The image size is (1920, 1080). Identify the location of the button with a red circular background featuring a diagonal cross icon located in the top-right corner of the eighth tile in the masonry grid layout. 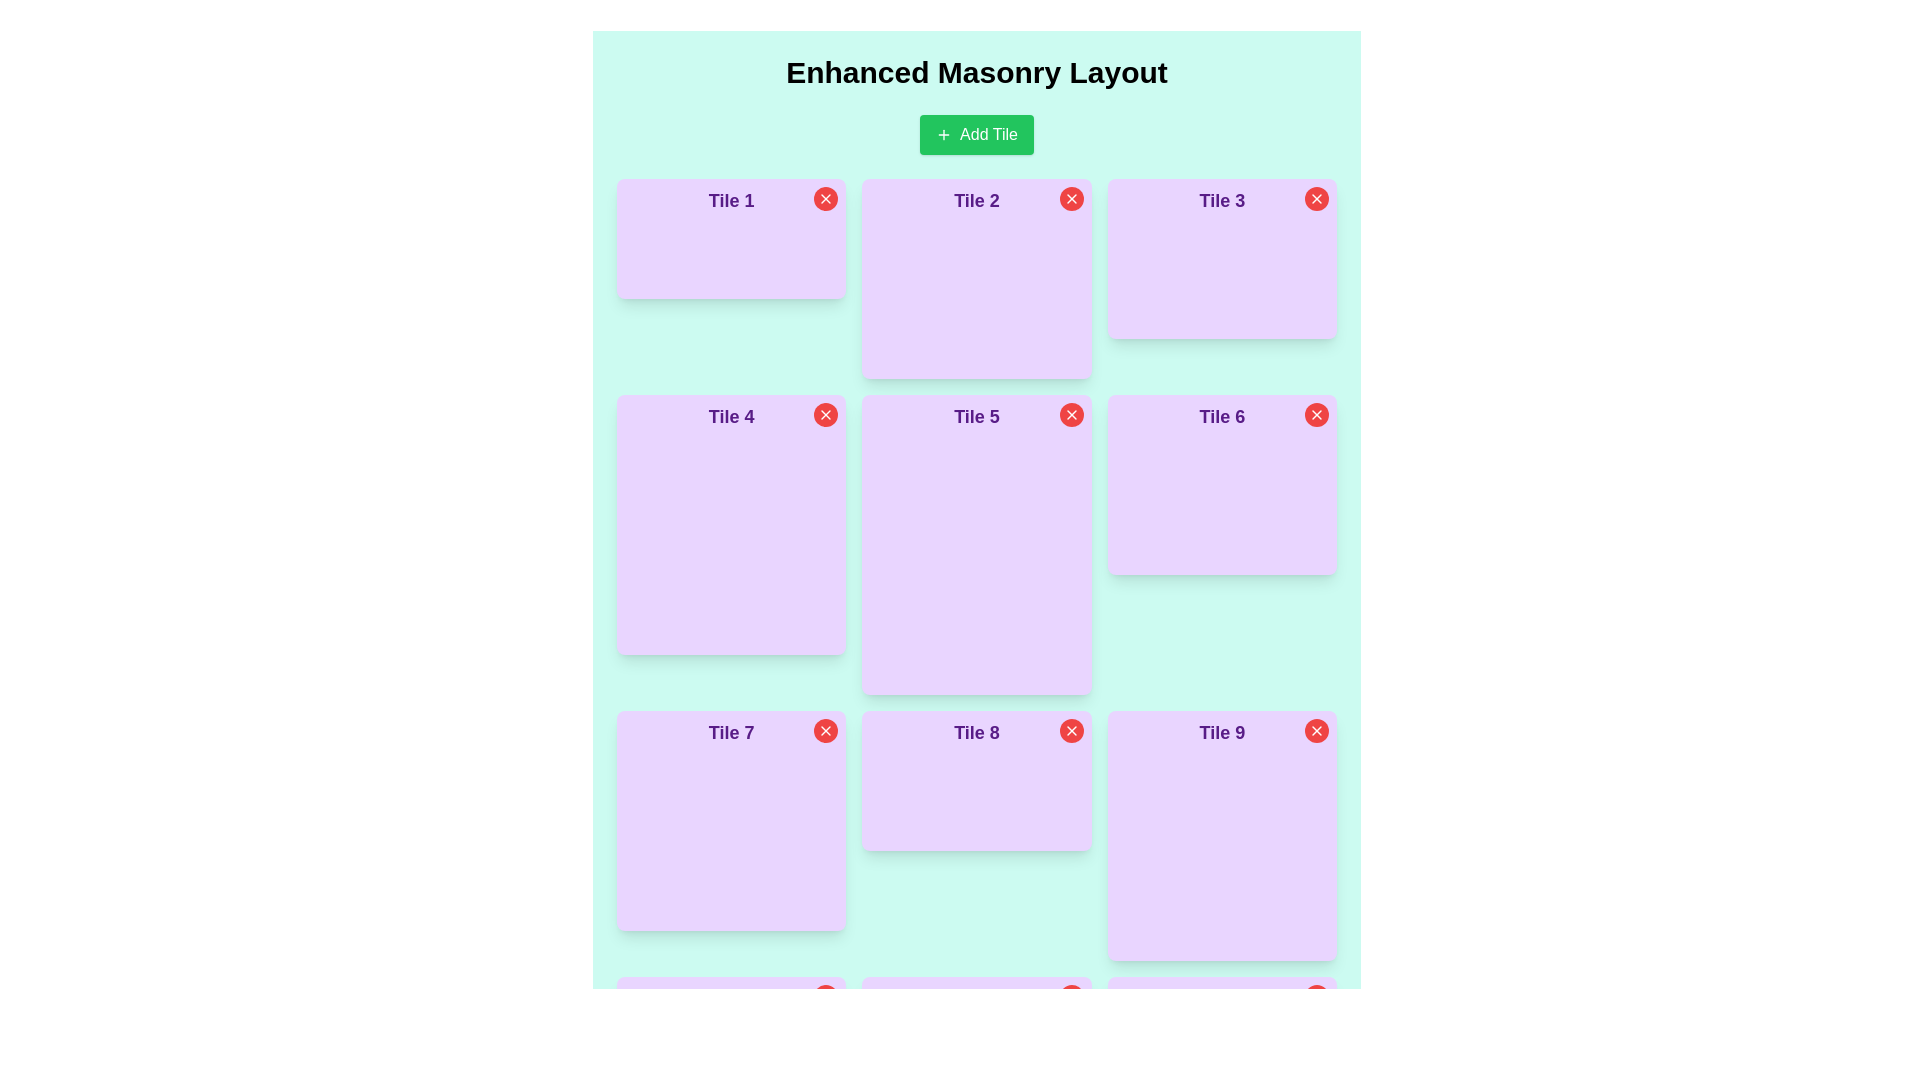
(1070, 731).